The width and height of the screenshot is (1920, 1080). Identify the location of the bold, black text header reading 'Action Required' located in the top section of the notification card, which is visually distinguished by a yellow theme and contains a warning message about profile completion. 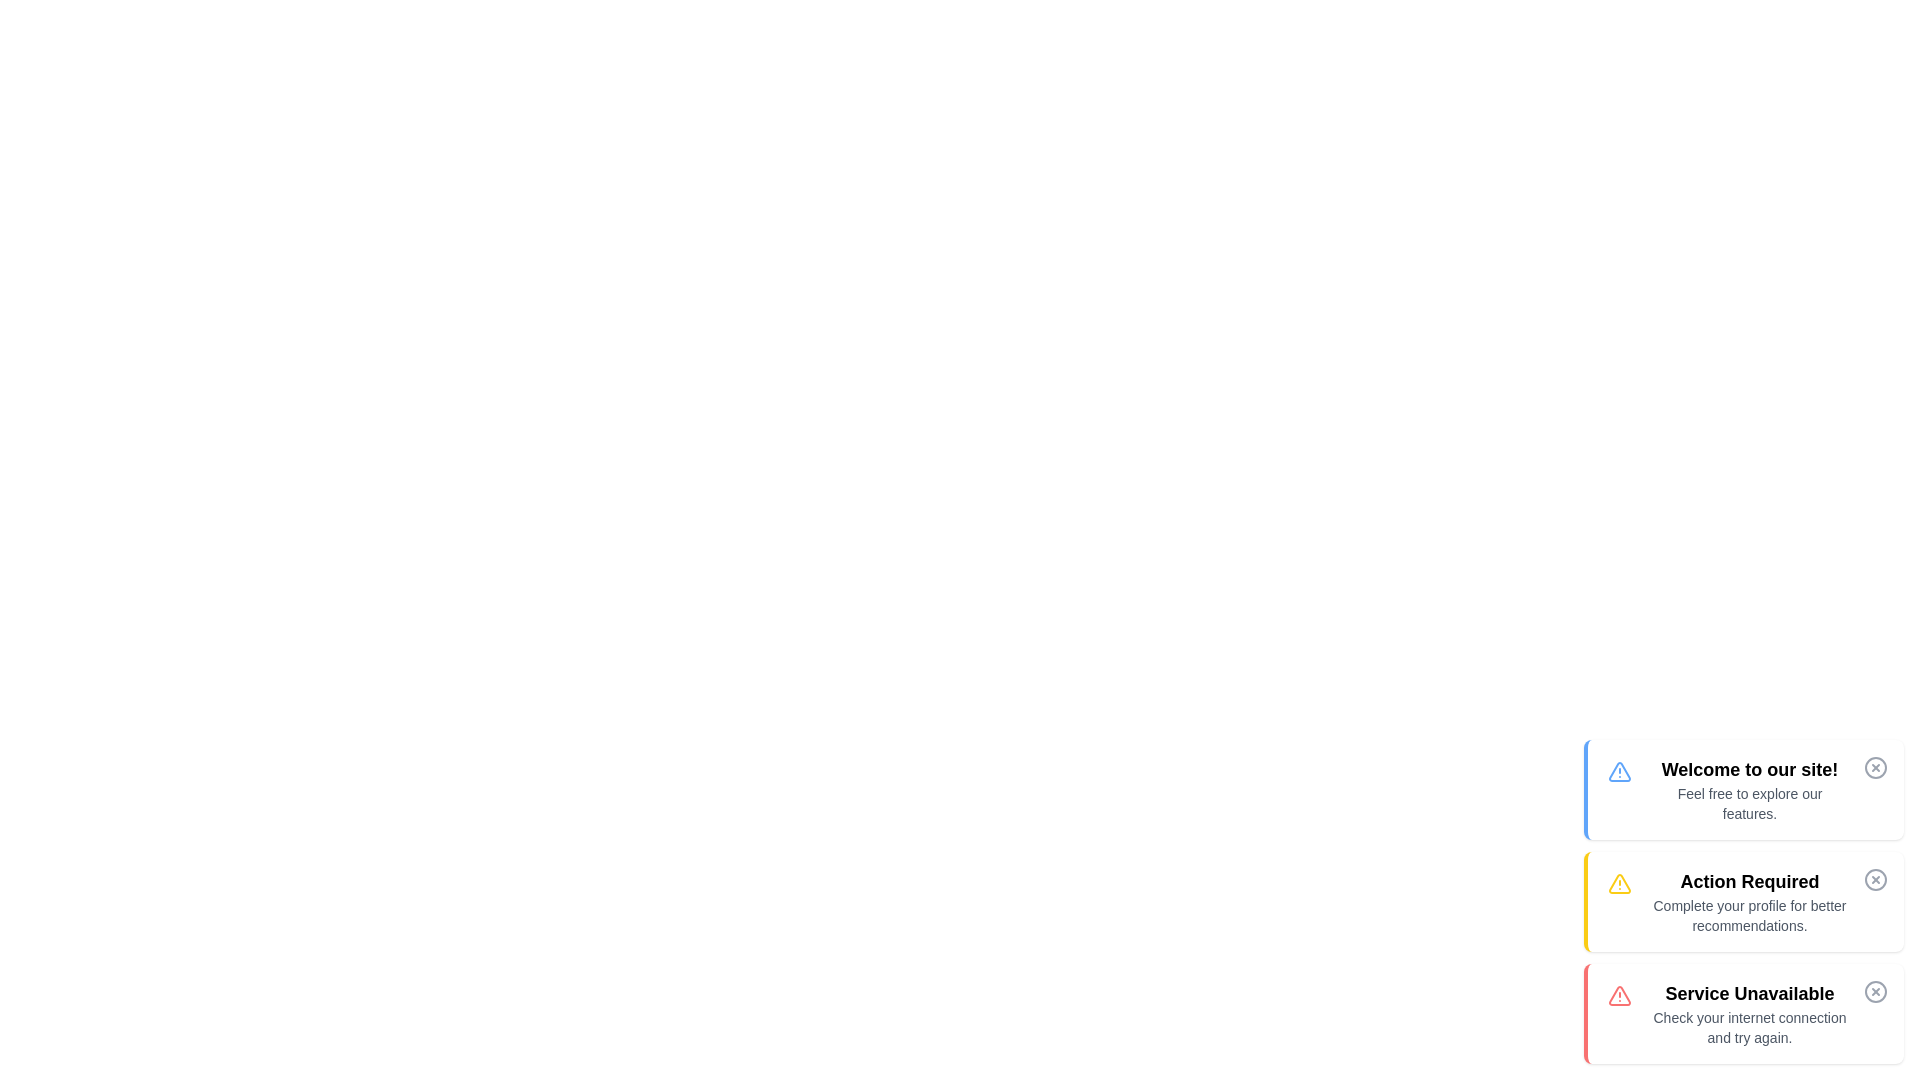
(1749, 881).